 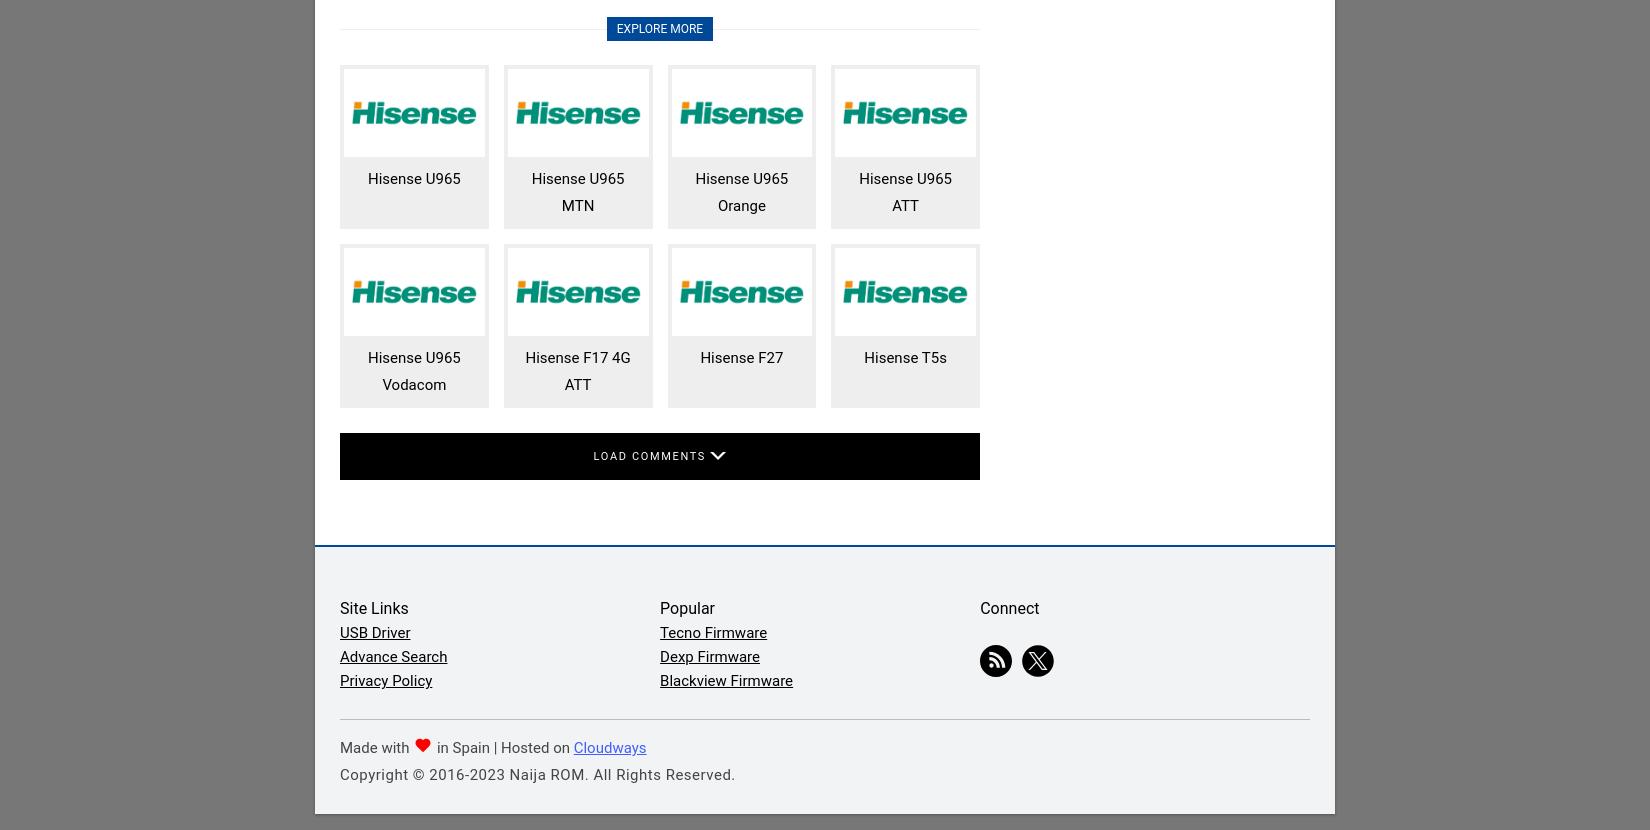 What do you see at coordinates (412, 371) in the screenshot?
I see `'Hisense U965 Vodacom'` at bounding box center [412, 371].